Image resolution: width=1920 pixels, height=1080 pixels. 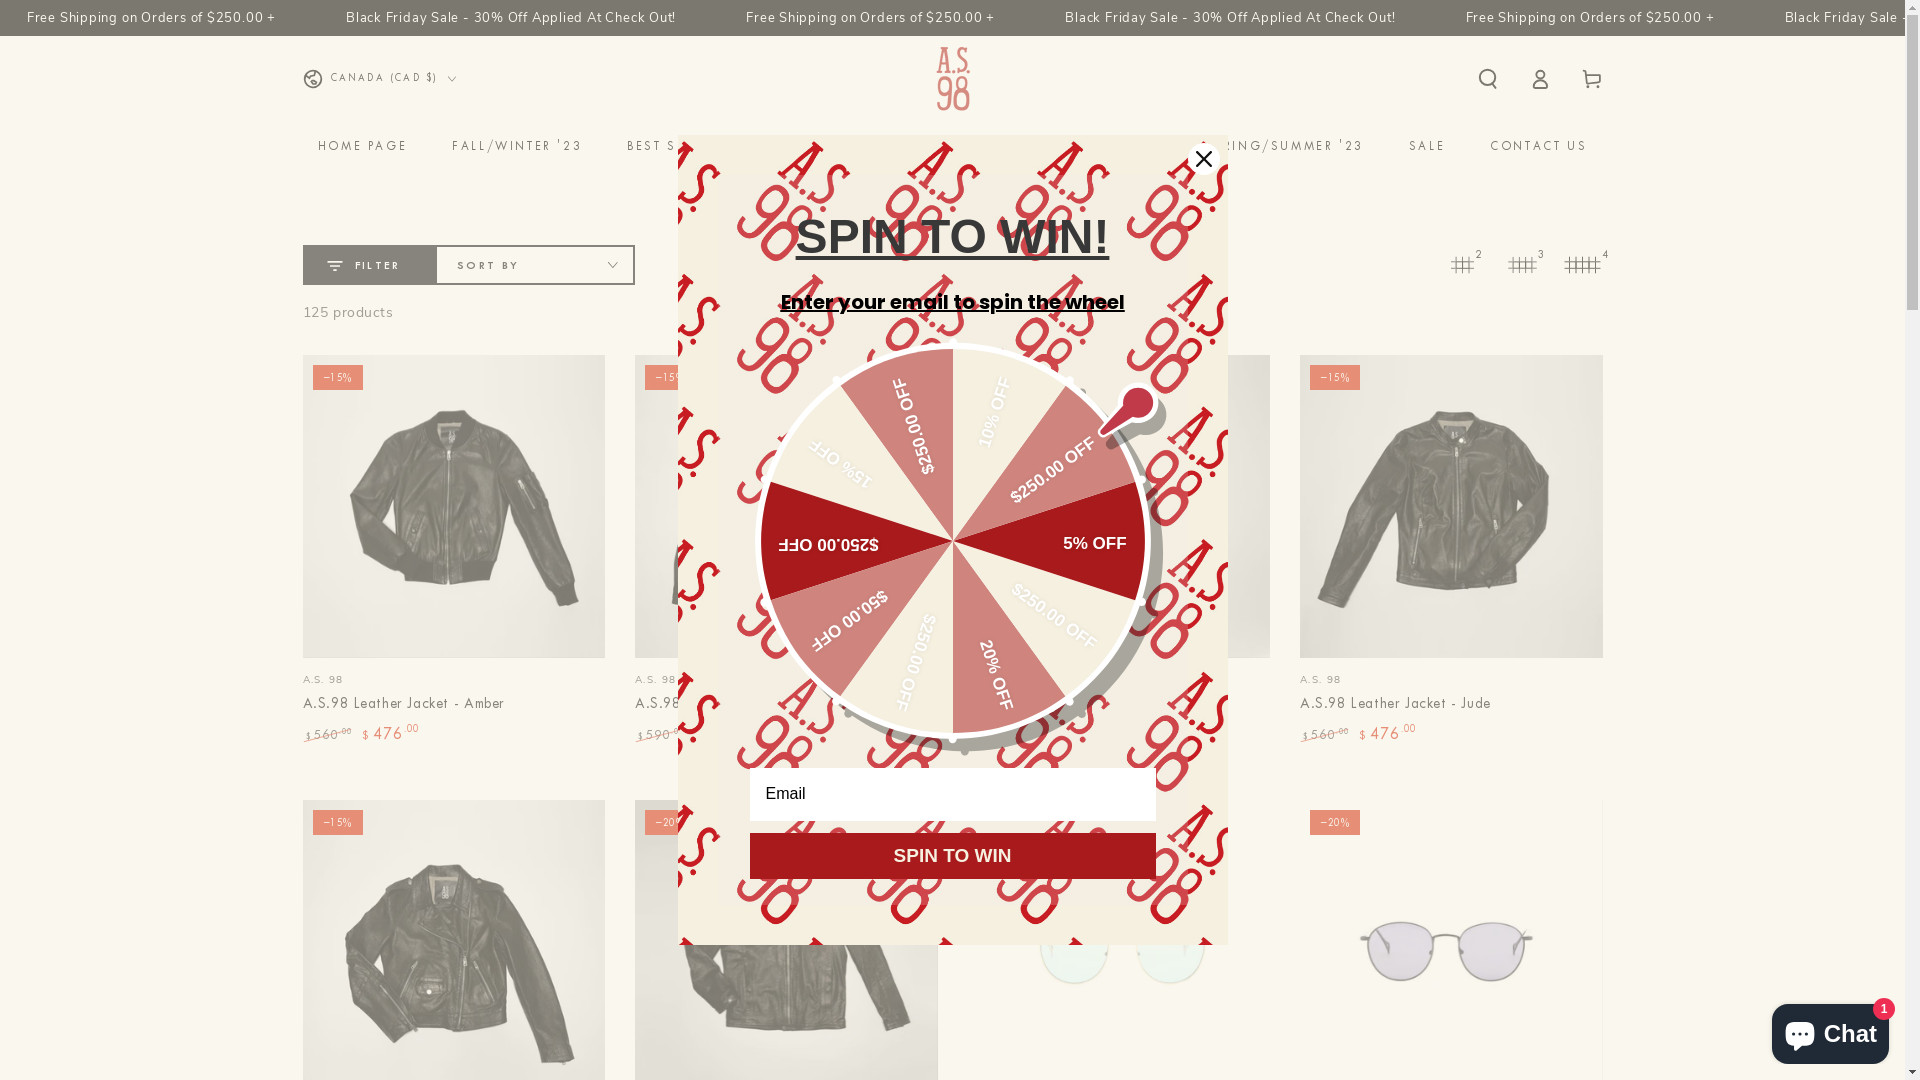 I want to click on '4', so click(x=1581, y=264).